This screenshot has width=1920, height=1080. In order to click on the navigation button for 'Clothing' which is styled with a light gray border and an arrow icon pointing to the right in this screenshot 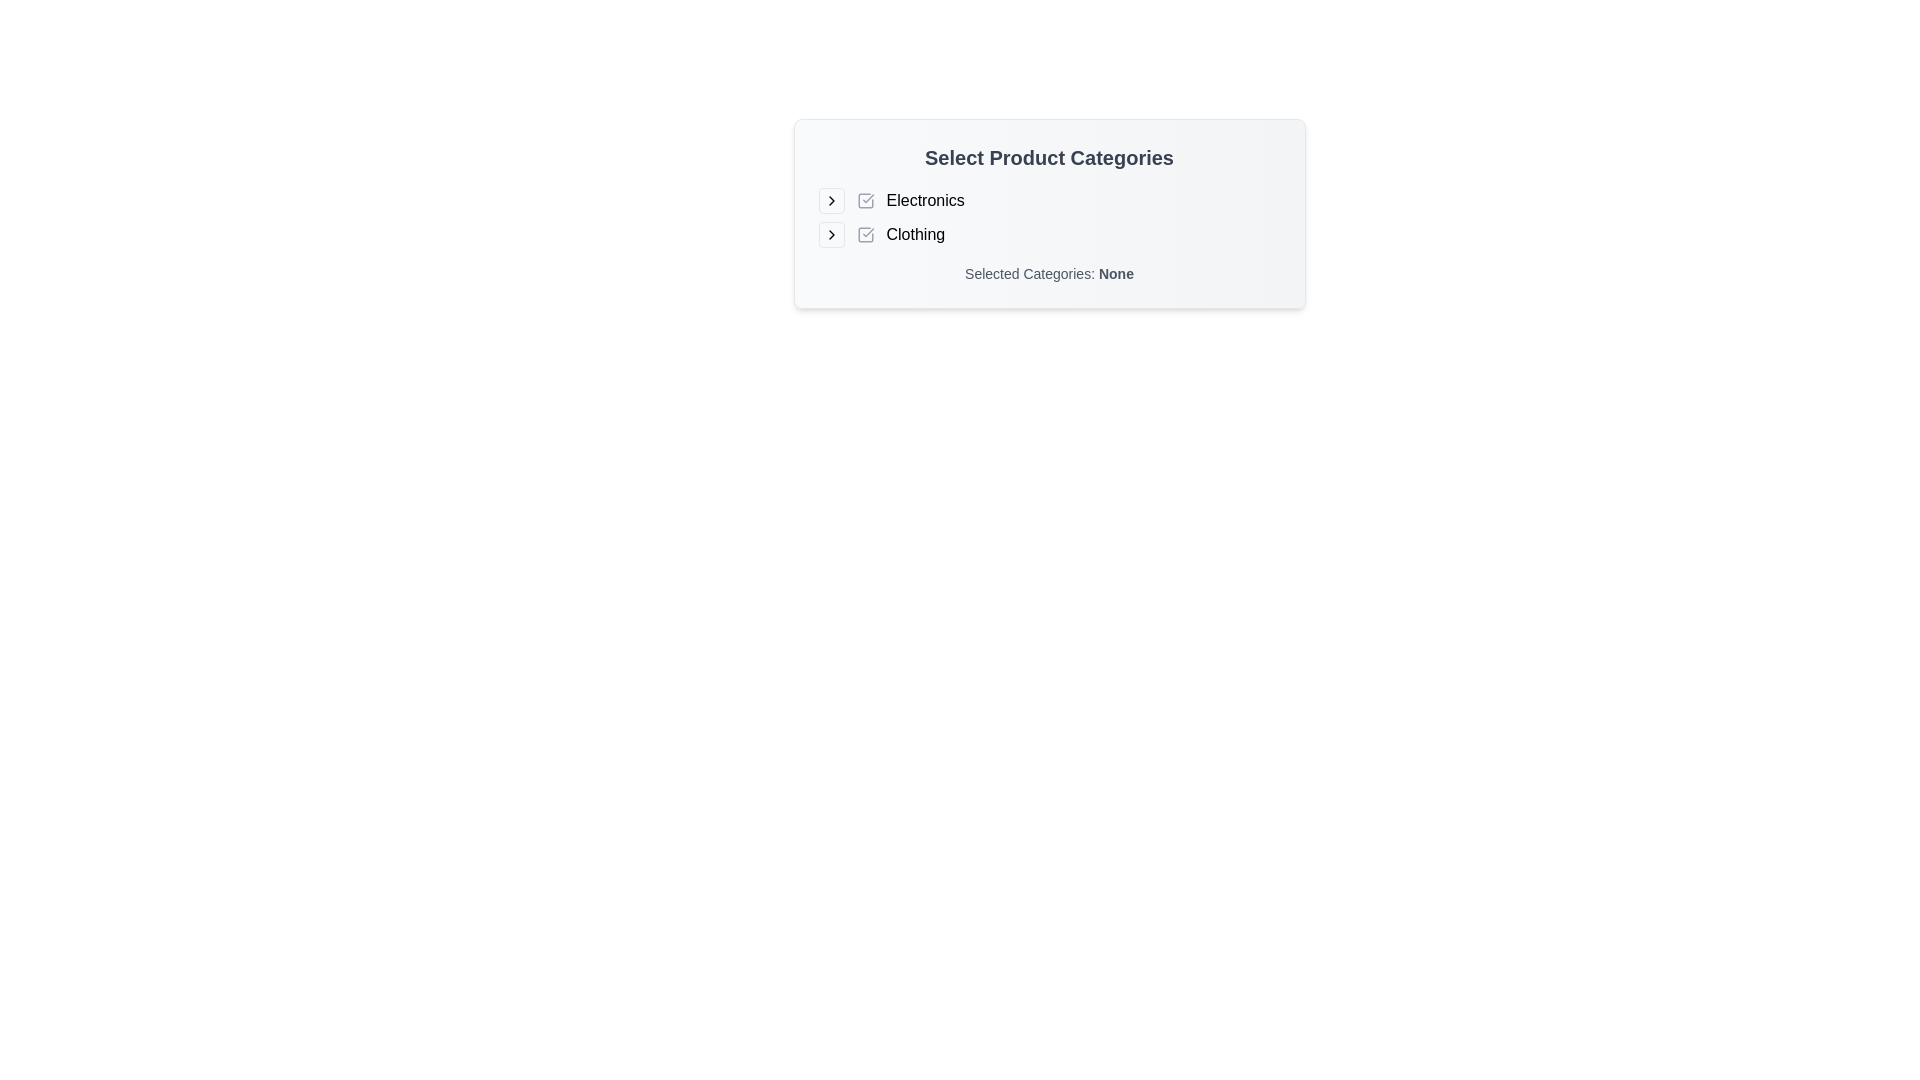, I will do `click(831, 234)`.